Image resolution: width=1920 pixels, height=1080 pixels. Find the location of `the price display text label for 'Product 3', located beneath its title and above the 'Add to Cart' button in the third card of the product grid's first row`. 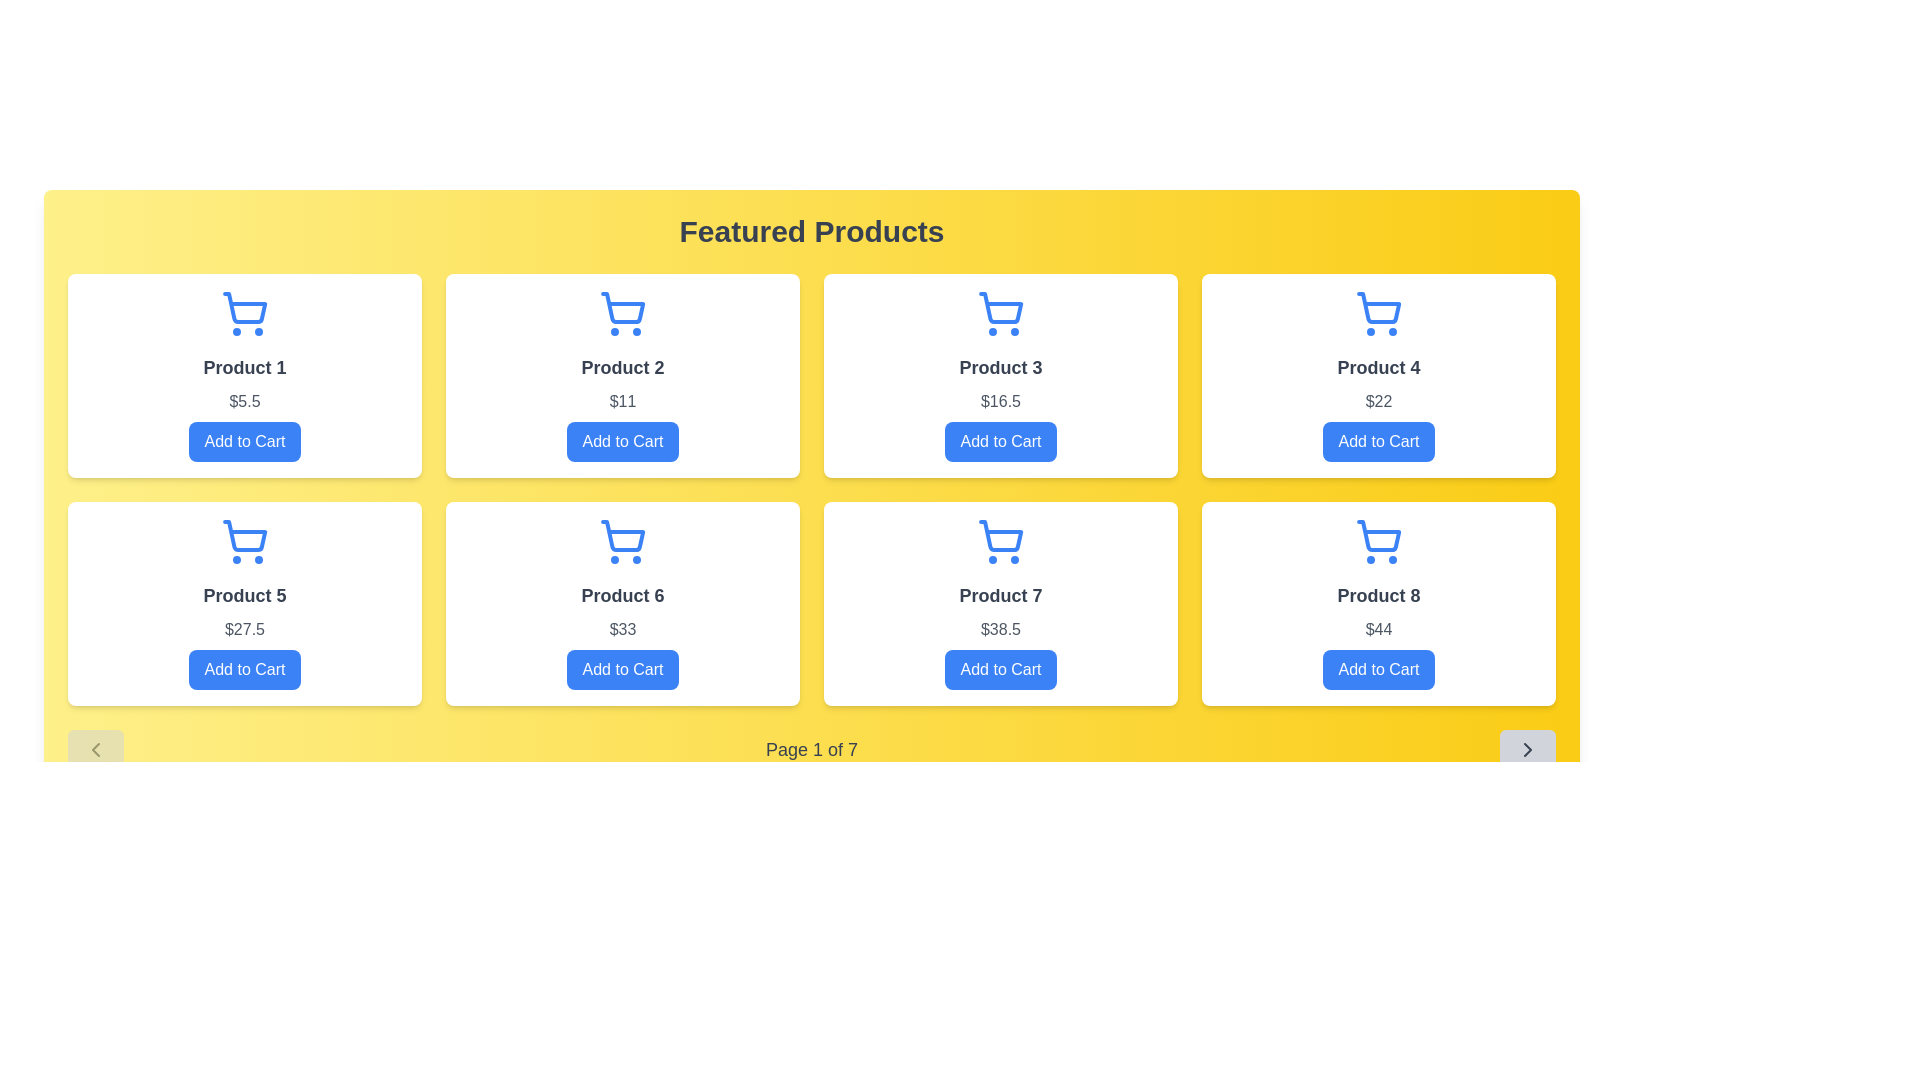

the price display text label for 'Product 3', located beneath its title and above the 'Add to Cart' button in the third card of the product grid's first row is located at coordinates (1001, 401).